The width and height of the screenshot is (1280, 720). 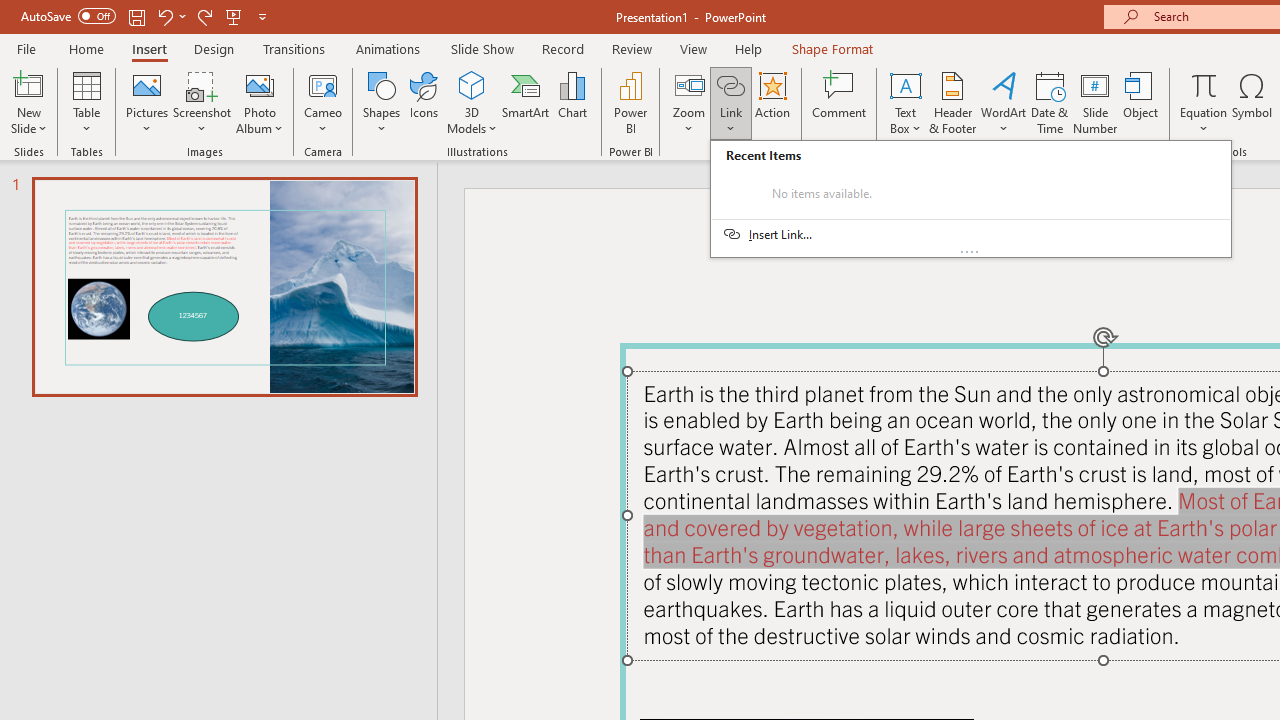 What do you see at coordinates (1141, 103) in the screenshot?
I see `'Object...'` at bounding box center [1141, 103].